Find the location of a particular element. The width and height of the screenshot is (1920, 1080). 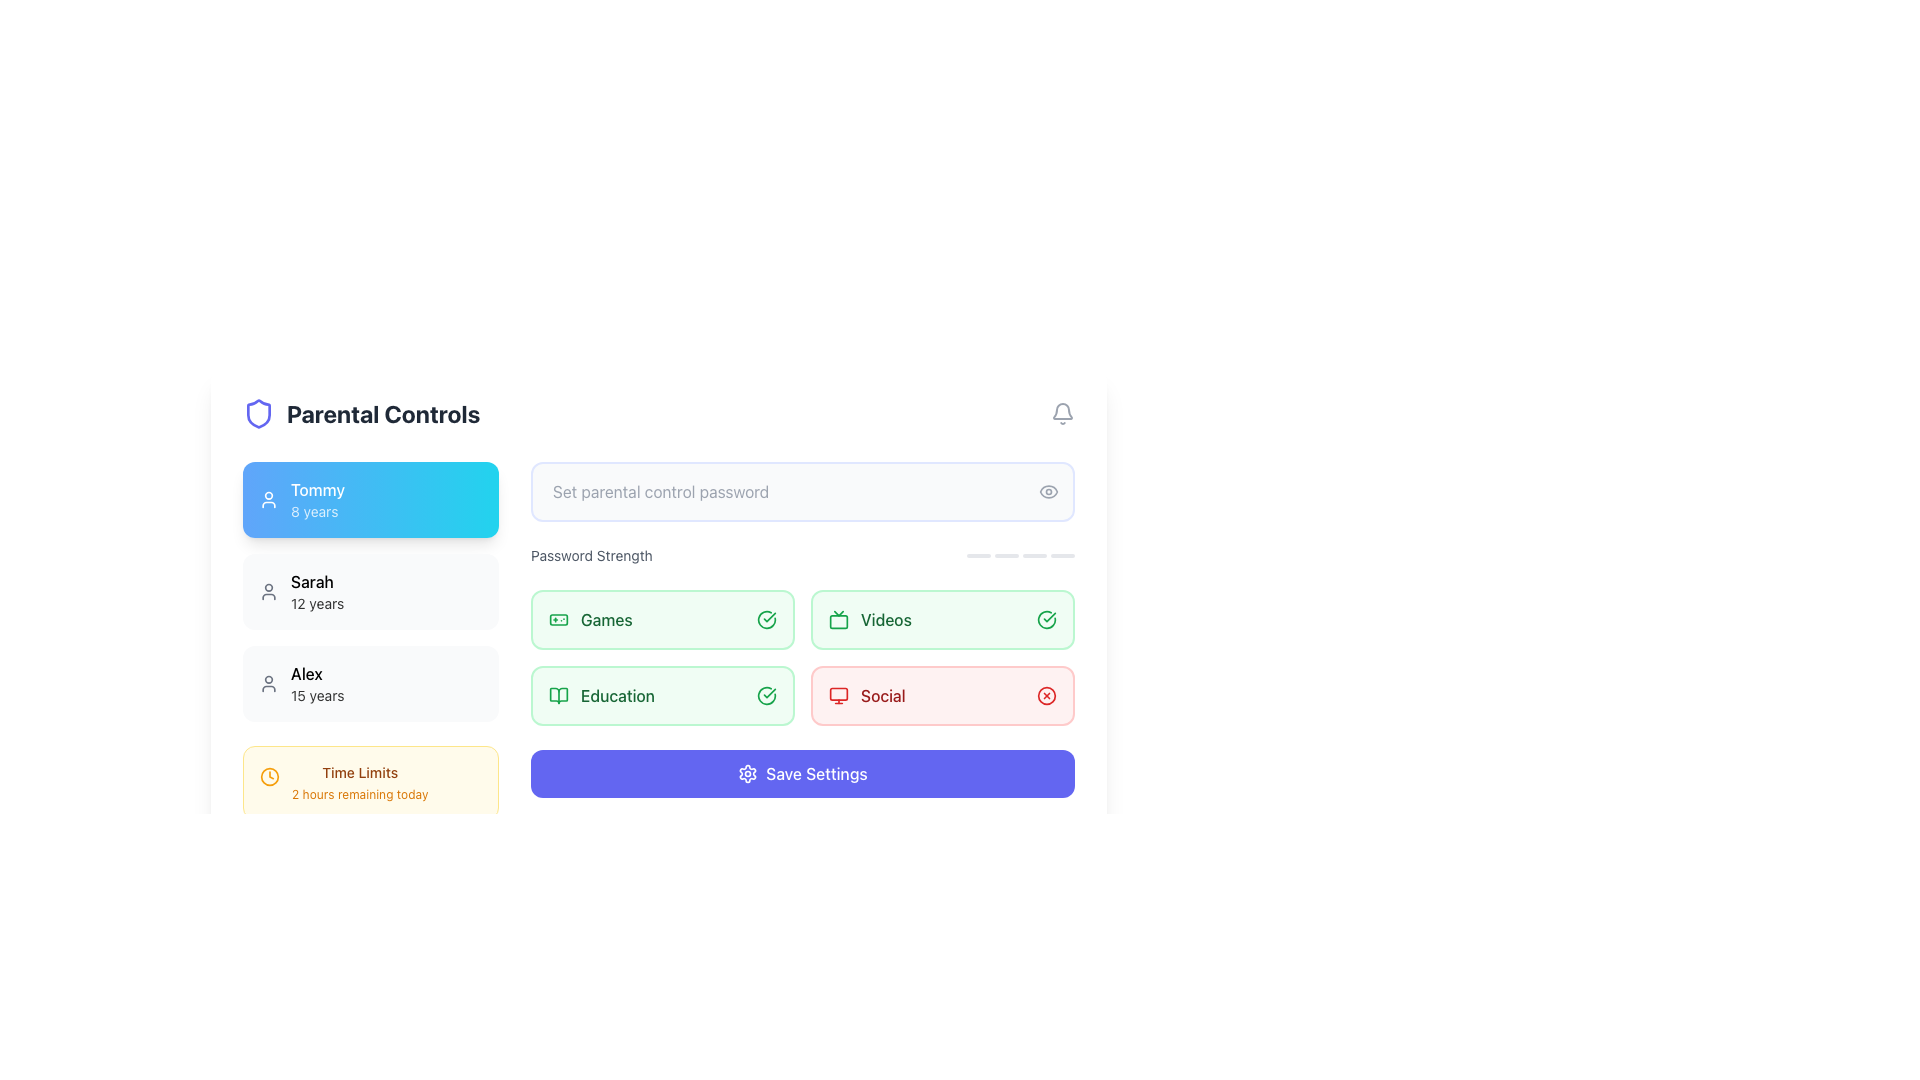

the icon next to the 'Save Settings' text is located at coordinates (747, 773).